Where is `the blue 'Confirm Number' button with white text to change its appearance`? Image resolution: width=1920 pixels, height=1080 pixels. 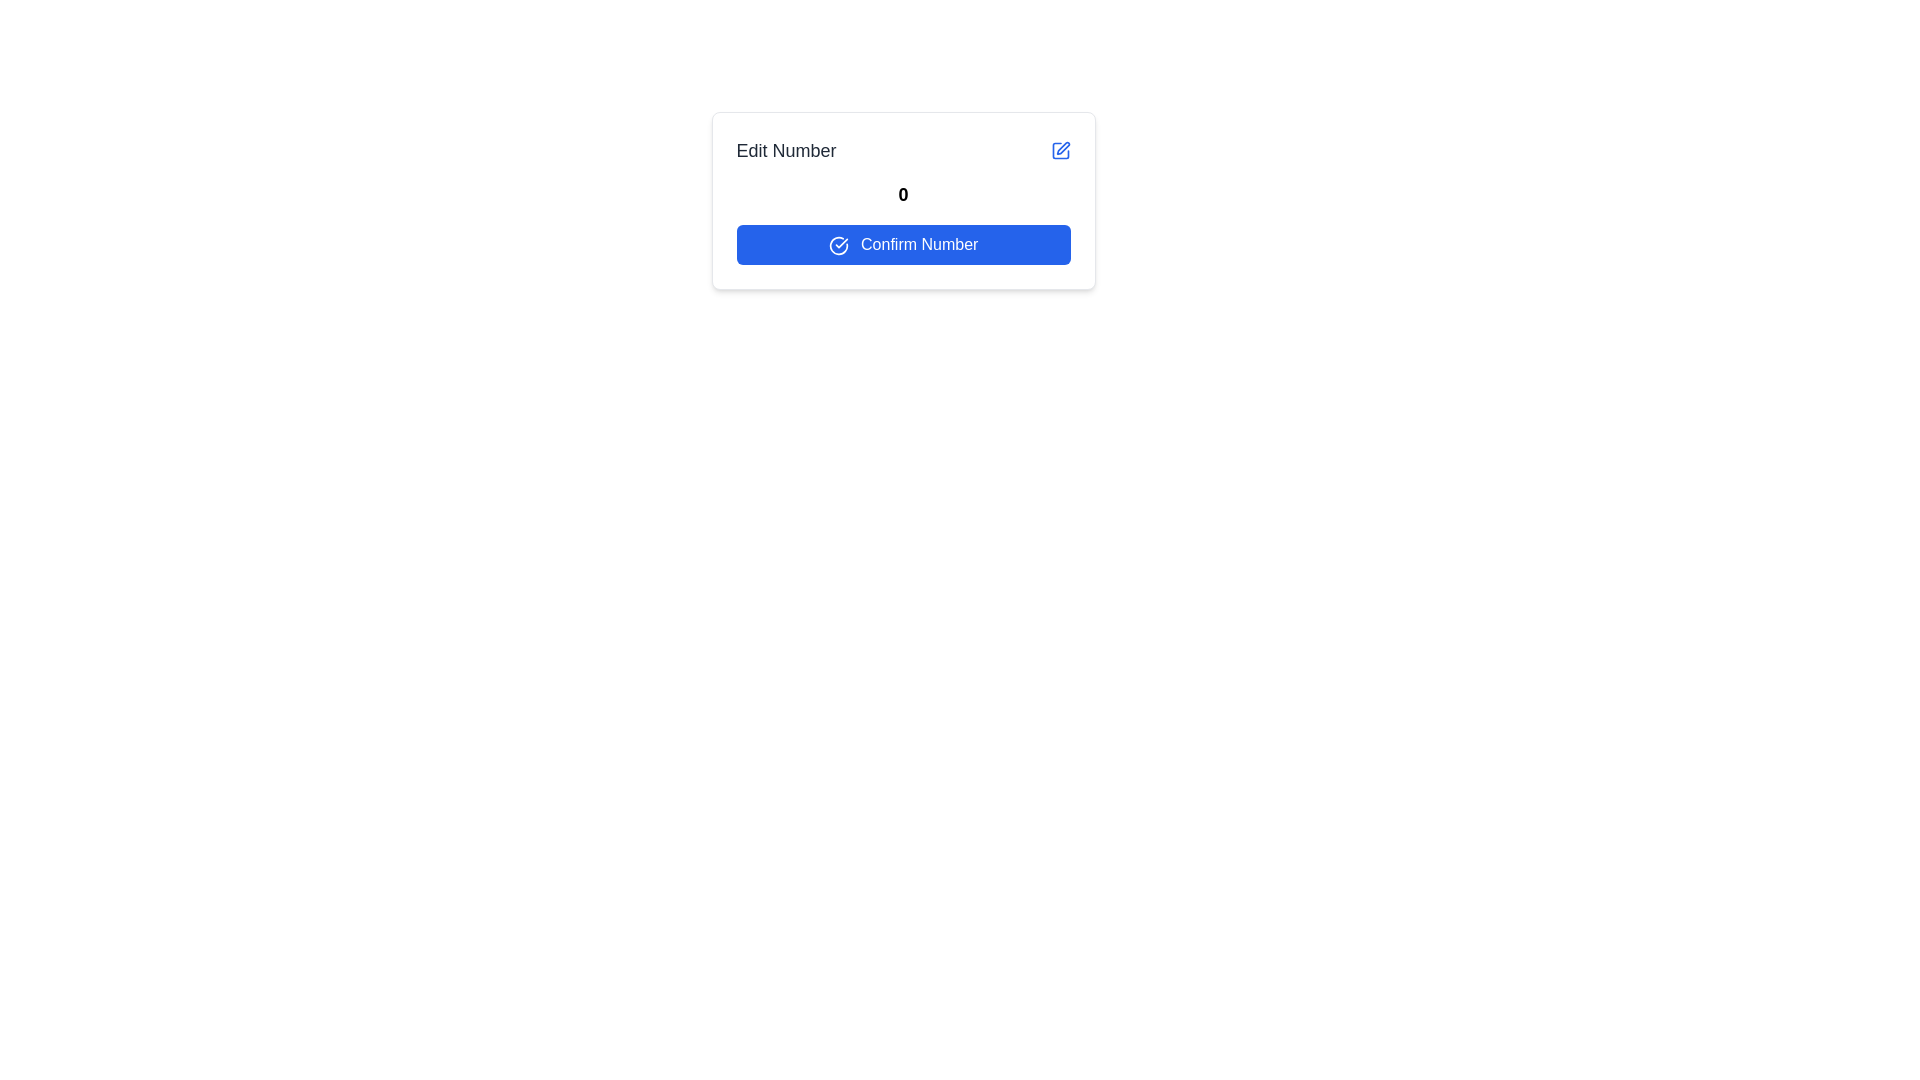 the blue 'Confirm Number' button with white text to change its appearance is located at coordinates (902, 244).